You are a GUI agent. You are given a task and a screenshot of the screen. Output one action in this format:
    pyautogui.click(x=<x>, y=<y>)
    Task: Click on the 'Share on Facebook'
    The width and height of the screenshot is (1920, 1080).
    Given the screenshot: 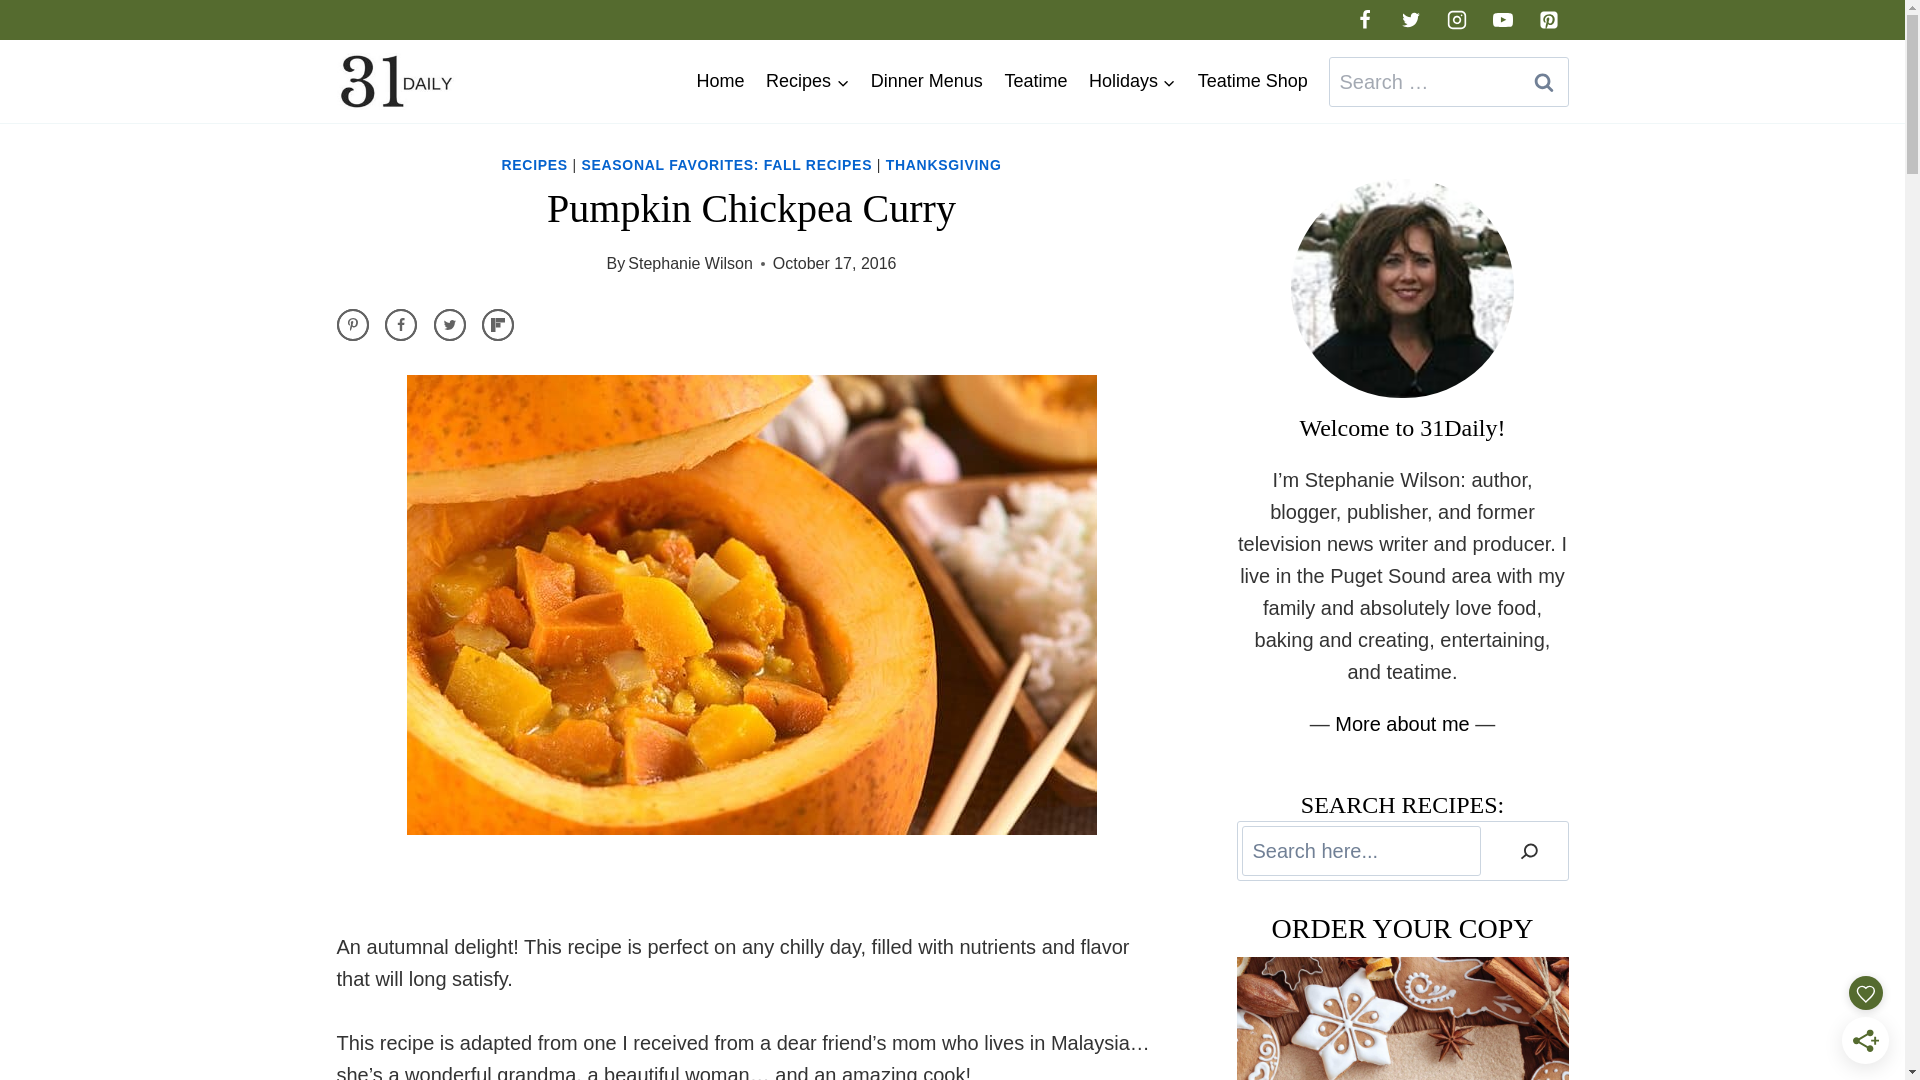 What is the action you would take?
    pyautogui.click(x=384, y=323)
    